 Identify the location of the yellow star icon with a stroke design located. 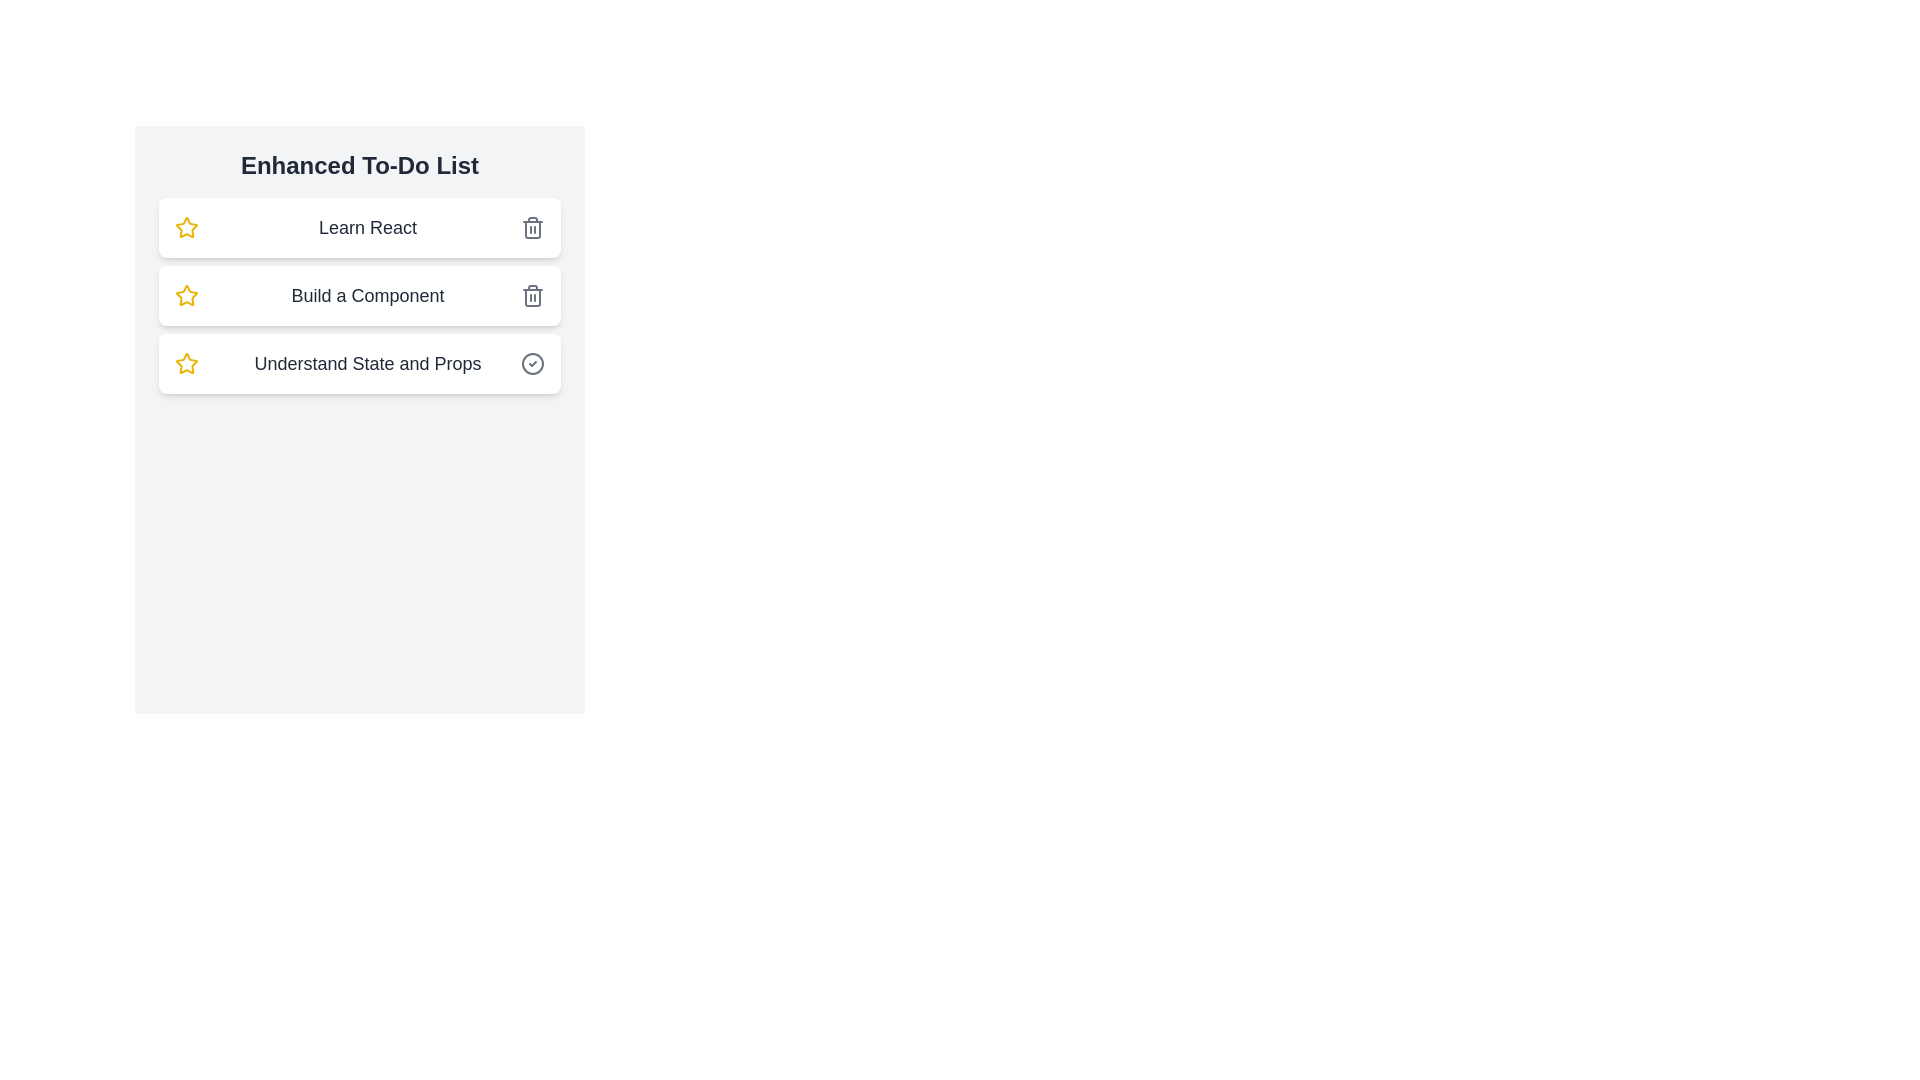
(187, 226).